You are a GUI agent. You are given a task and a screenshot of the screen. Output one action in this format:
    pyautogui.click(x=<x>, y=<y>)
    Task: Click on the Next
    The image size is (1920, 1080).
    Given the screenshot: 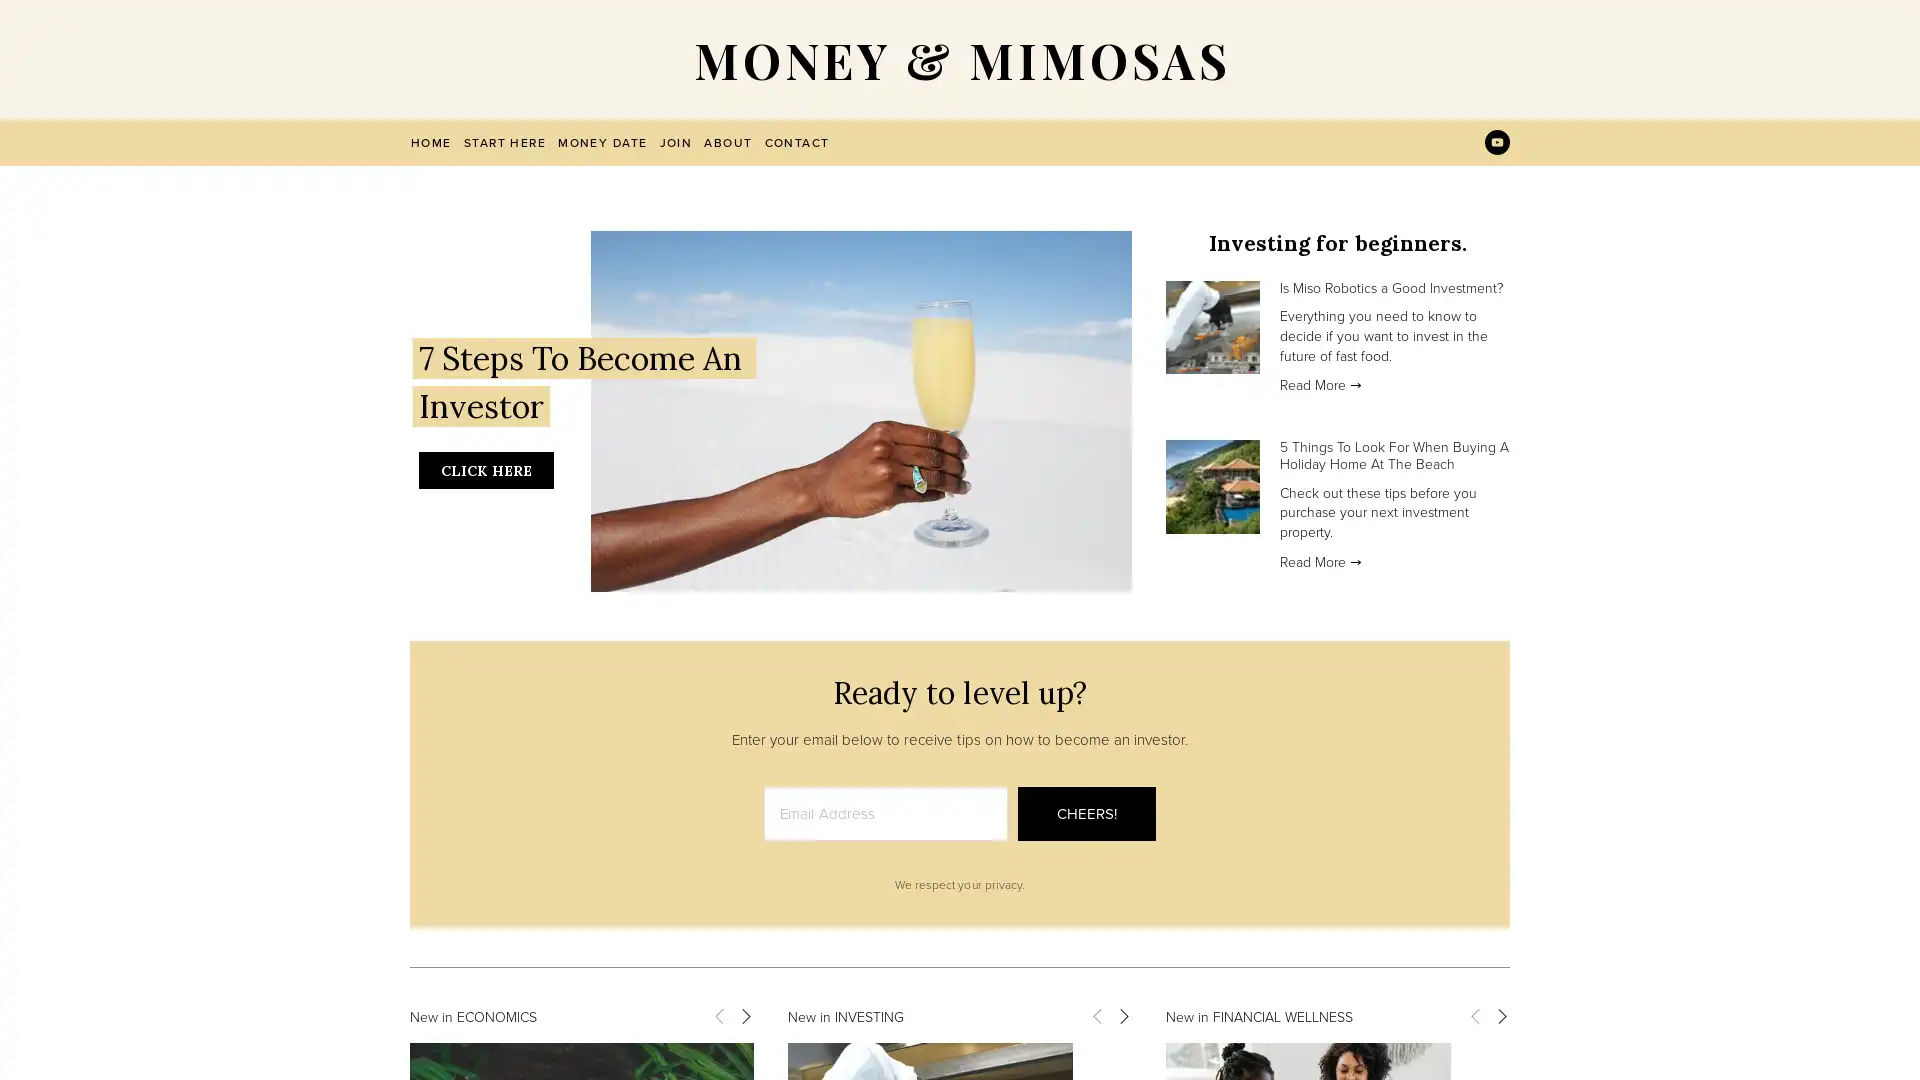 What is the action you would take?
    pyautogui.click(x=1501, y=1014)
    